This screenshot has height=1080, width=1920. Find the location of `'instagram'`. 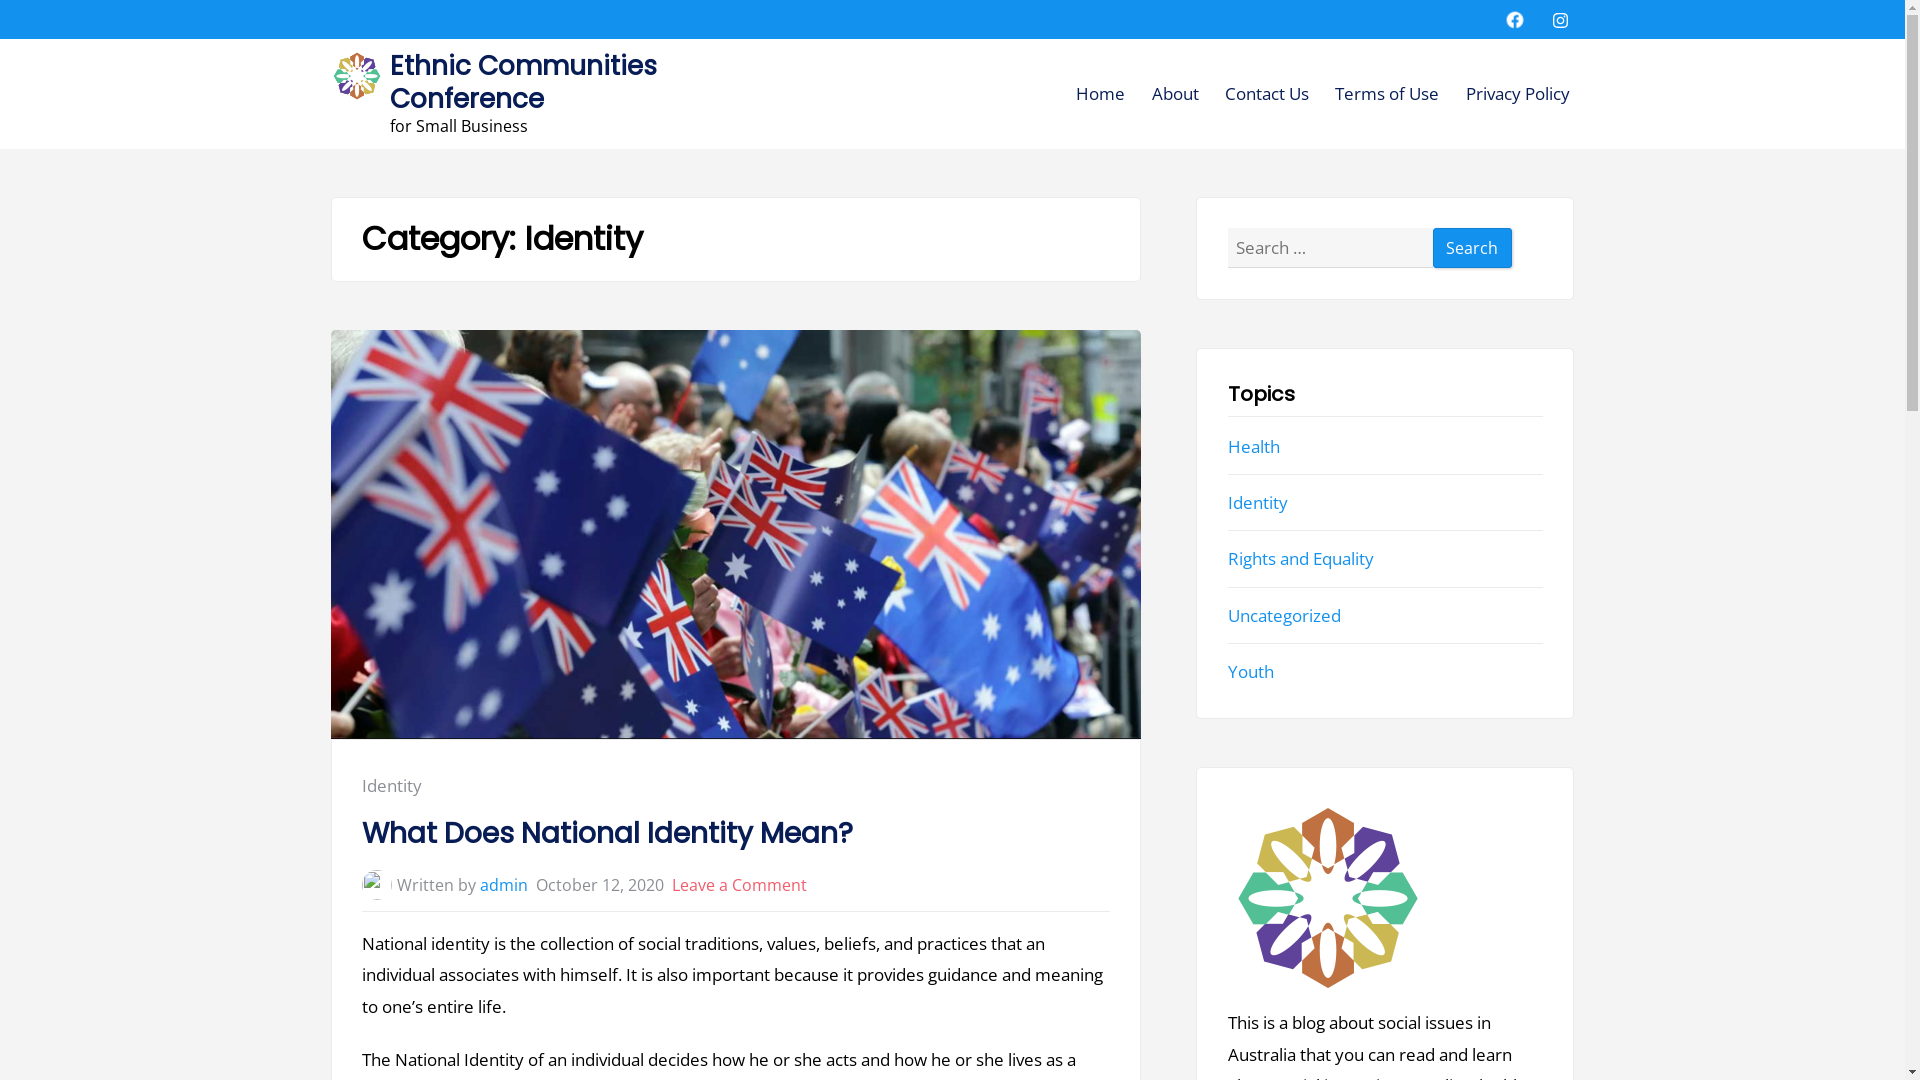

'instagram' is located at coordinates (1549, 19).